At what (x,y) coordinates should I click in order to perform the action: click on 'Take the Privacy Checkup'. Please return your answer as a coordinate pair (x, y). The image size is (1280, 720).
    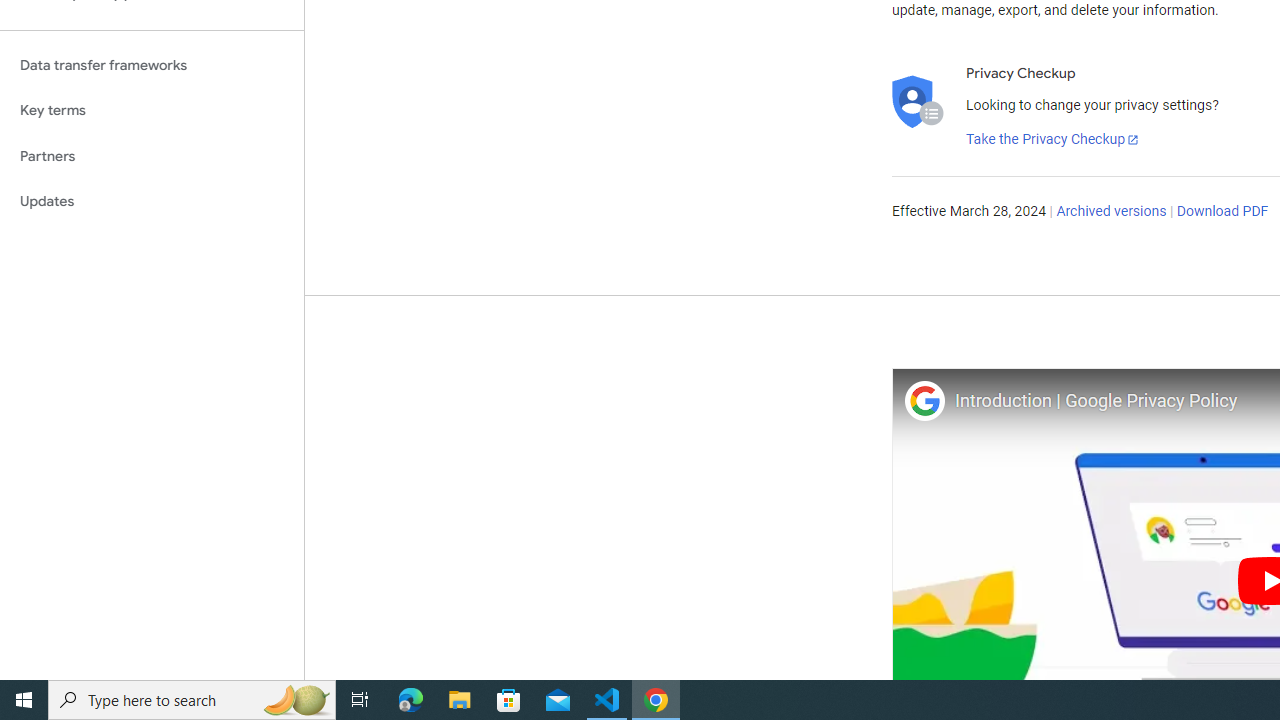
    Looking at the image, I should click on (1052, 139).